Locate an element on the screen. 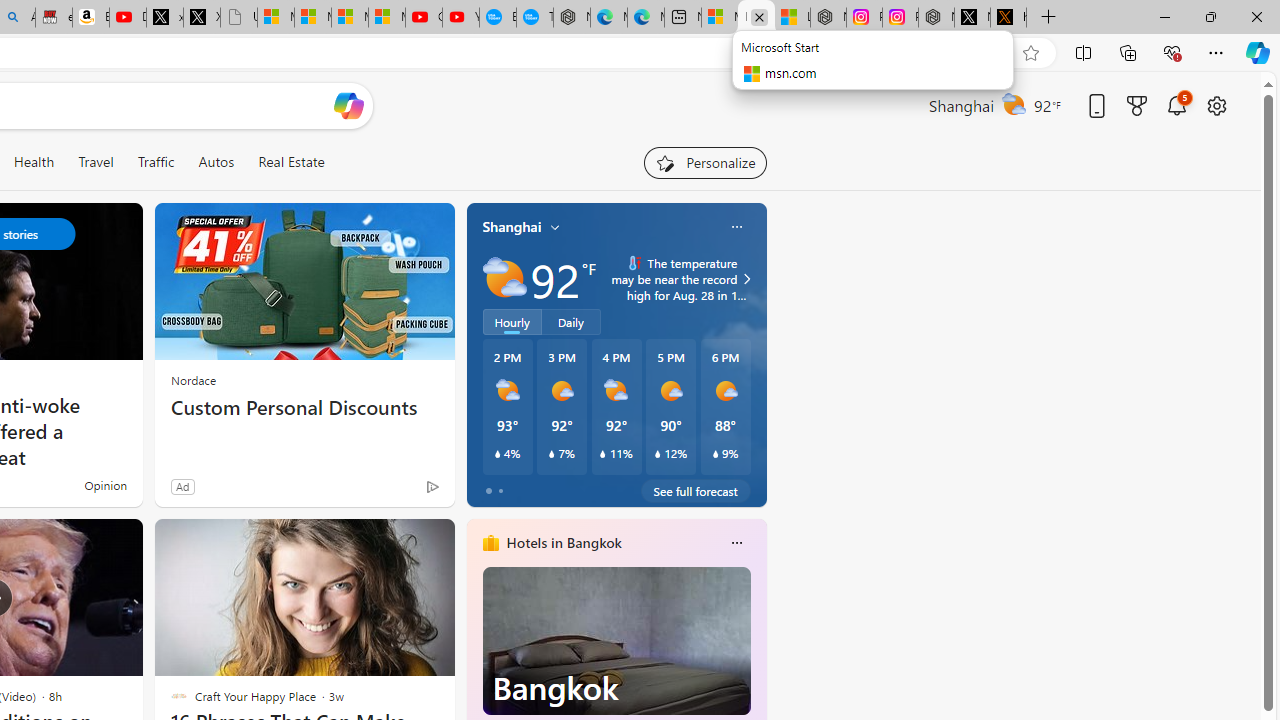  'Health' is located at coordinates (34, 161).